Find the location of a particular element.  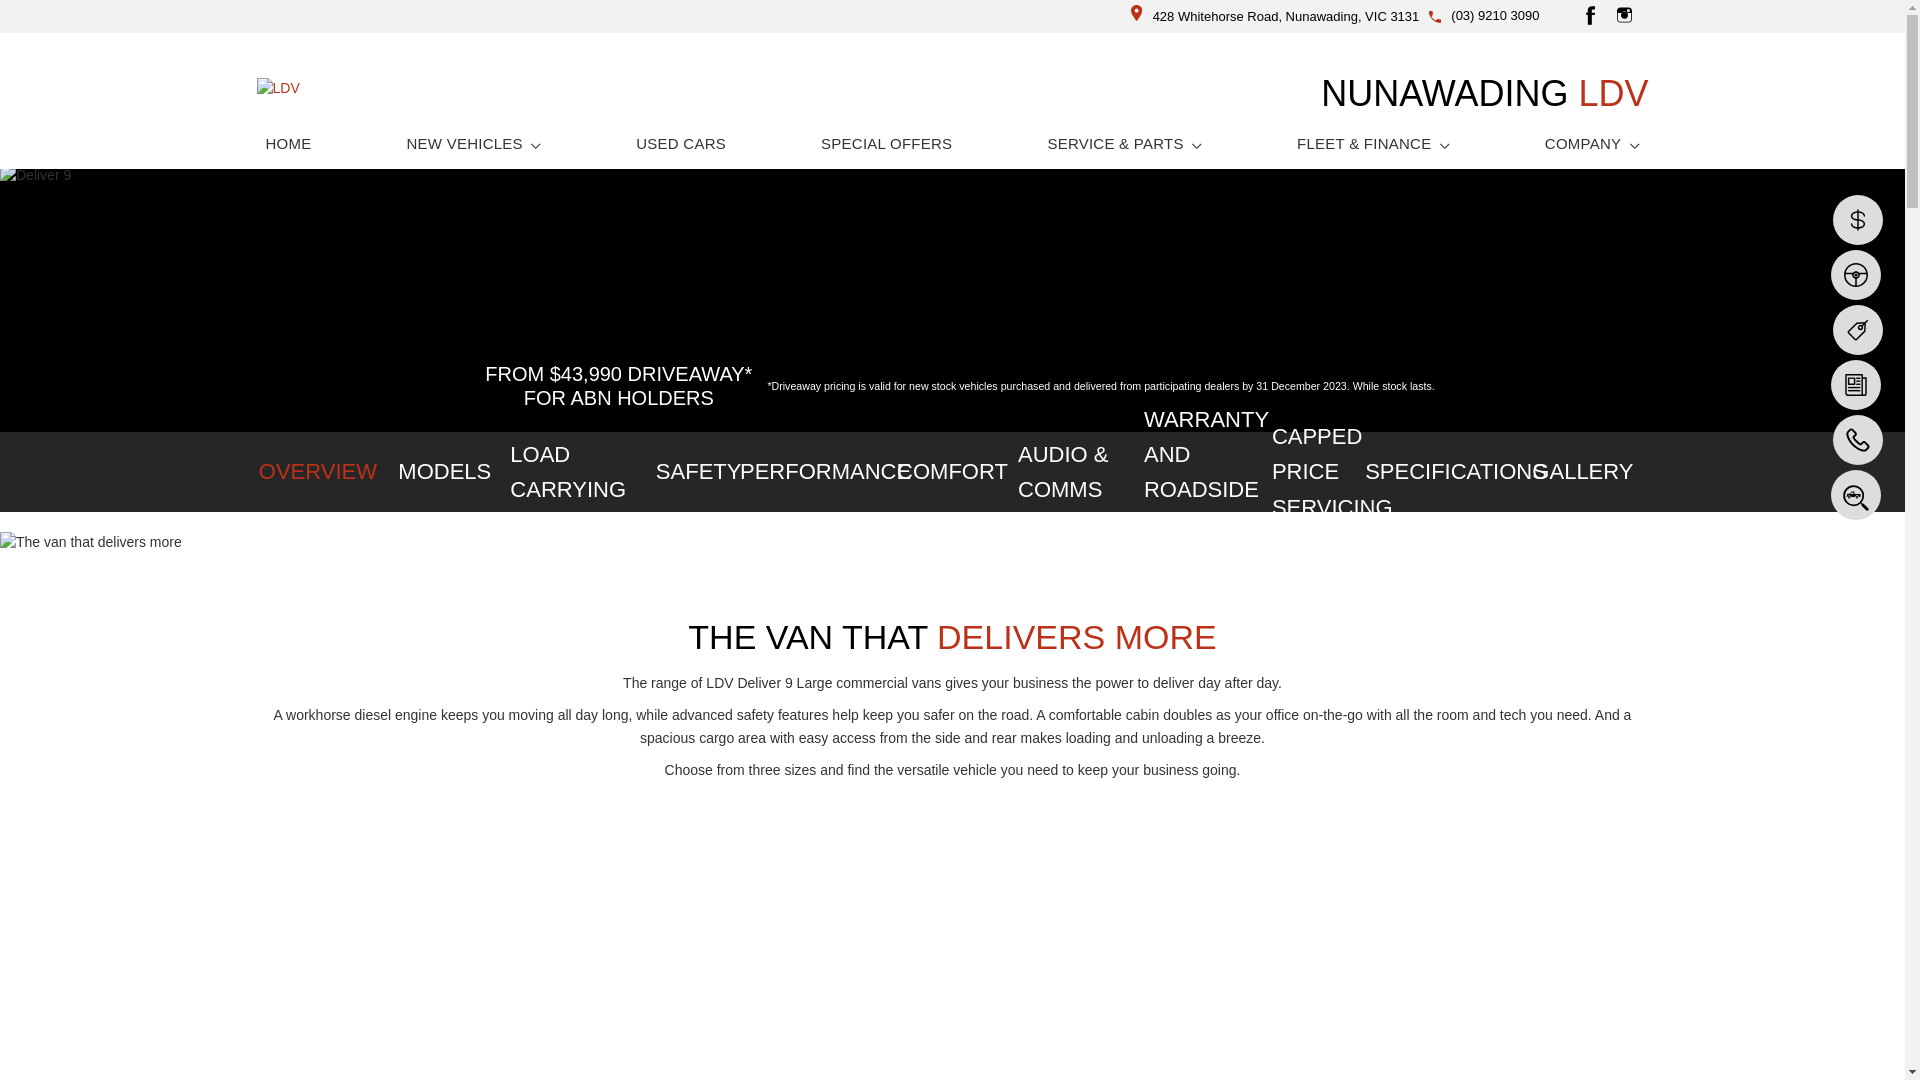

'SPECIAL OFFERS' is located at coordinates (885, 142).